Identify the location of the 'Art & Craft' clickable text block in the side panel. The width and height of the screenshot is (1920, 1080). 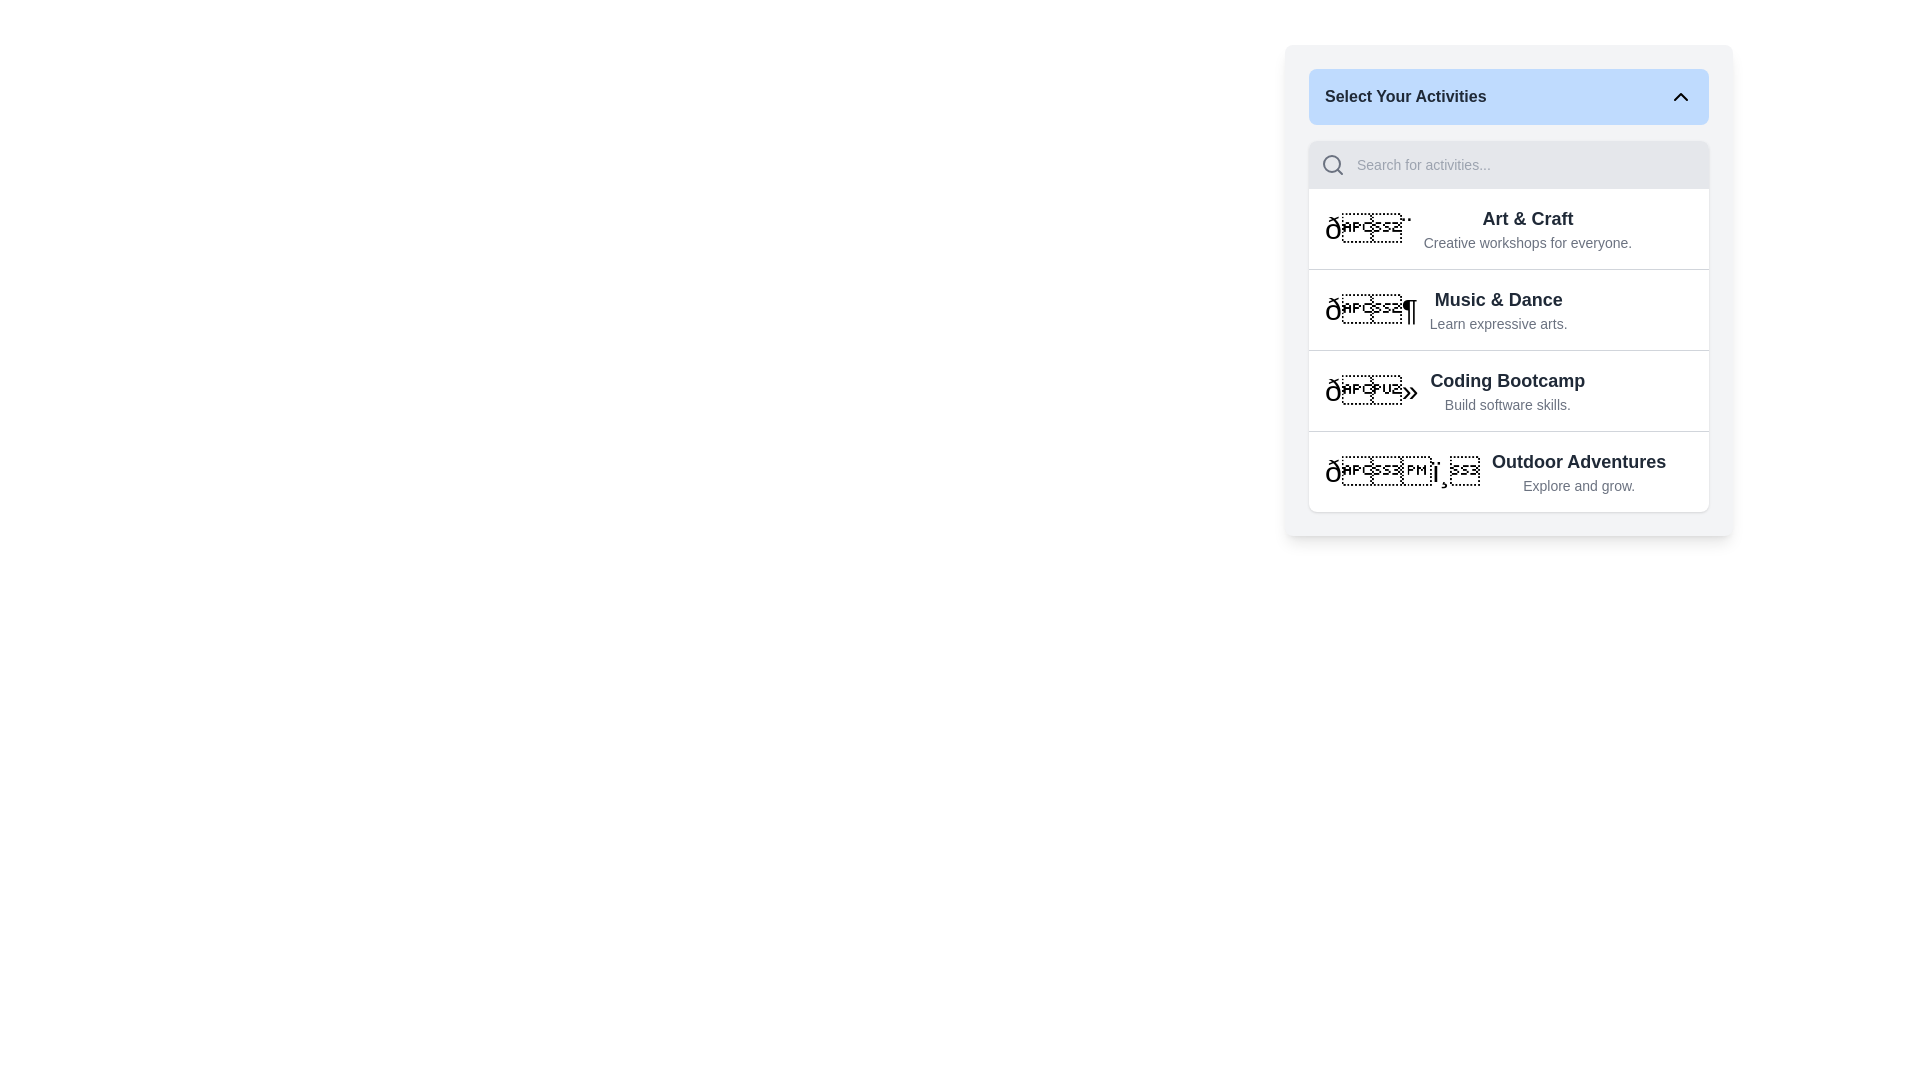
(1526, 227).